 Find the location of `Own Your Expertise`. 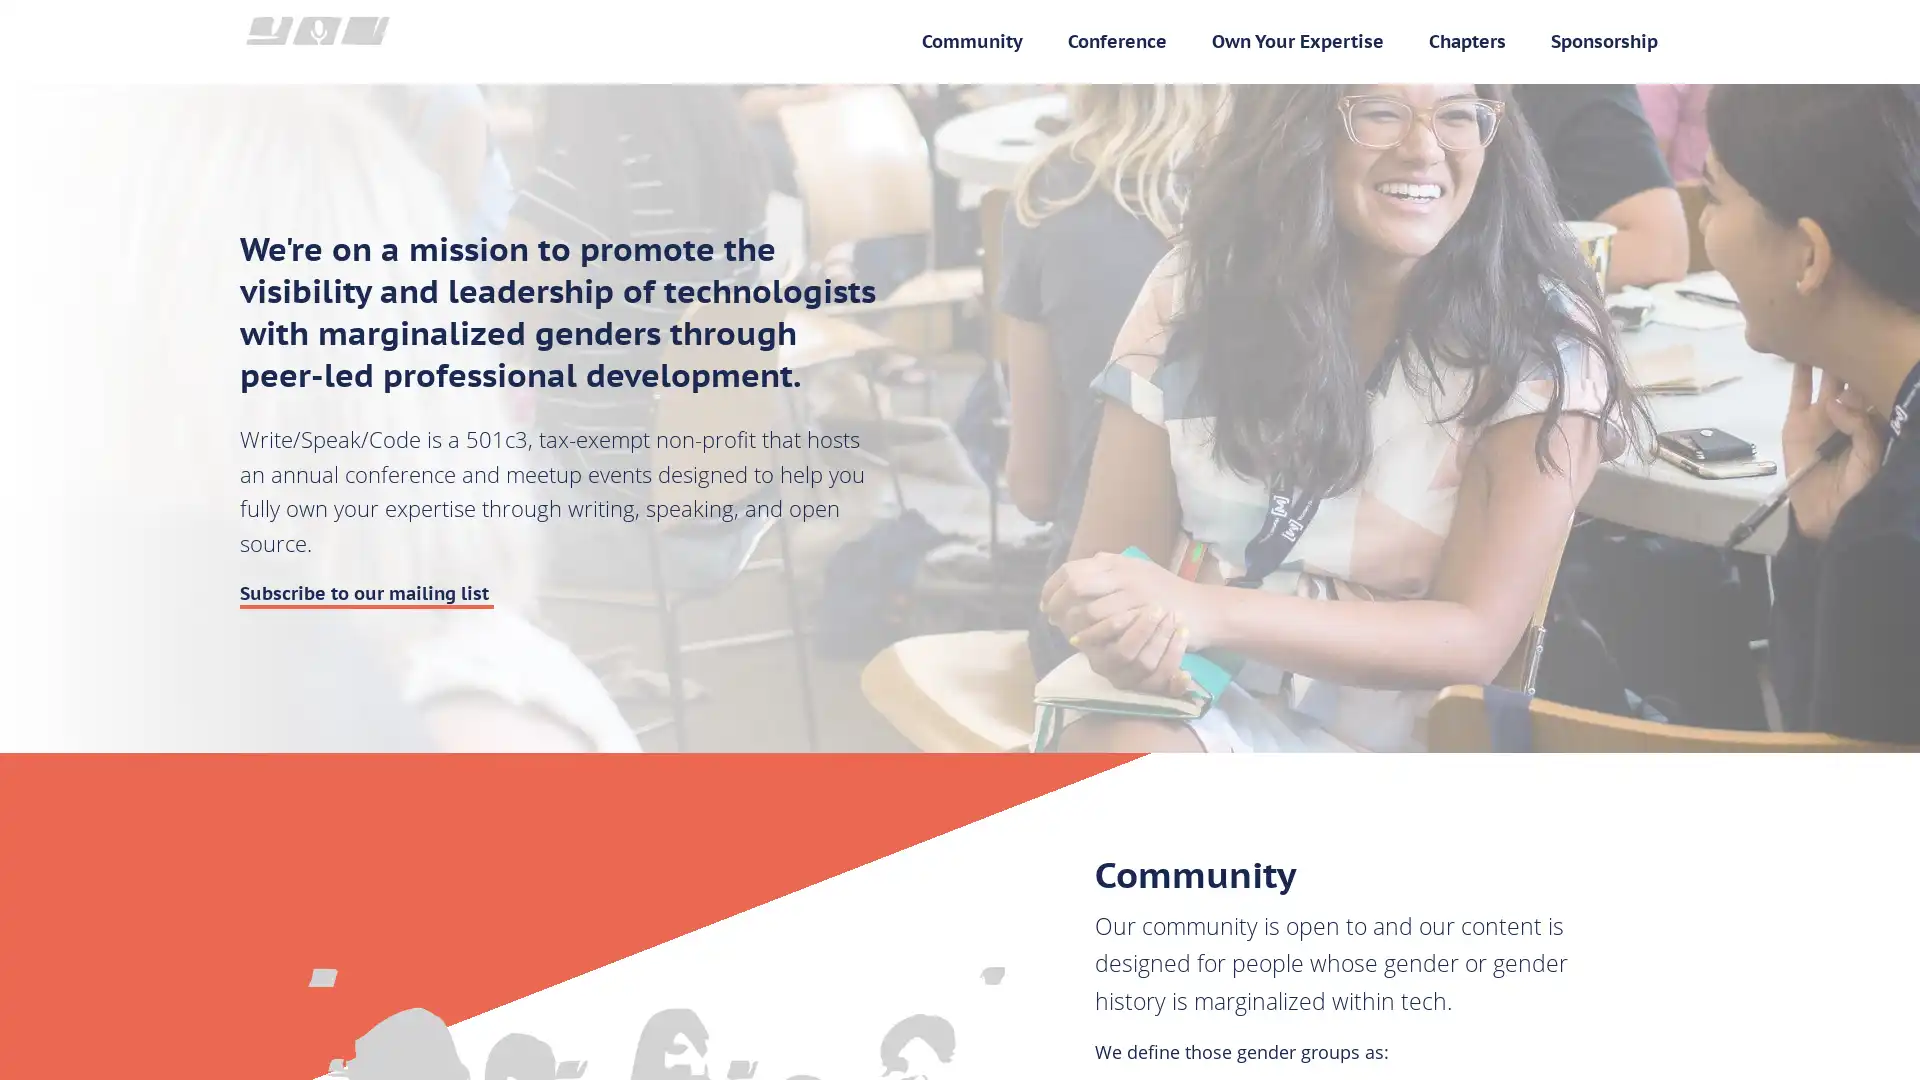

Own Your Expertise is located at coordinates (1297, 41).